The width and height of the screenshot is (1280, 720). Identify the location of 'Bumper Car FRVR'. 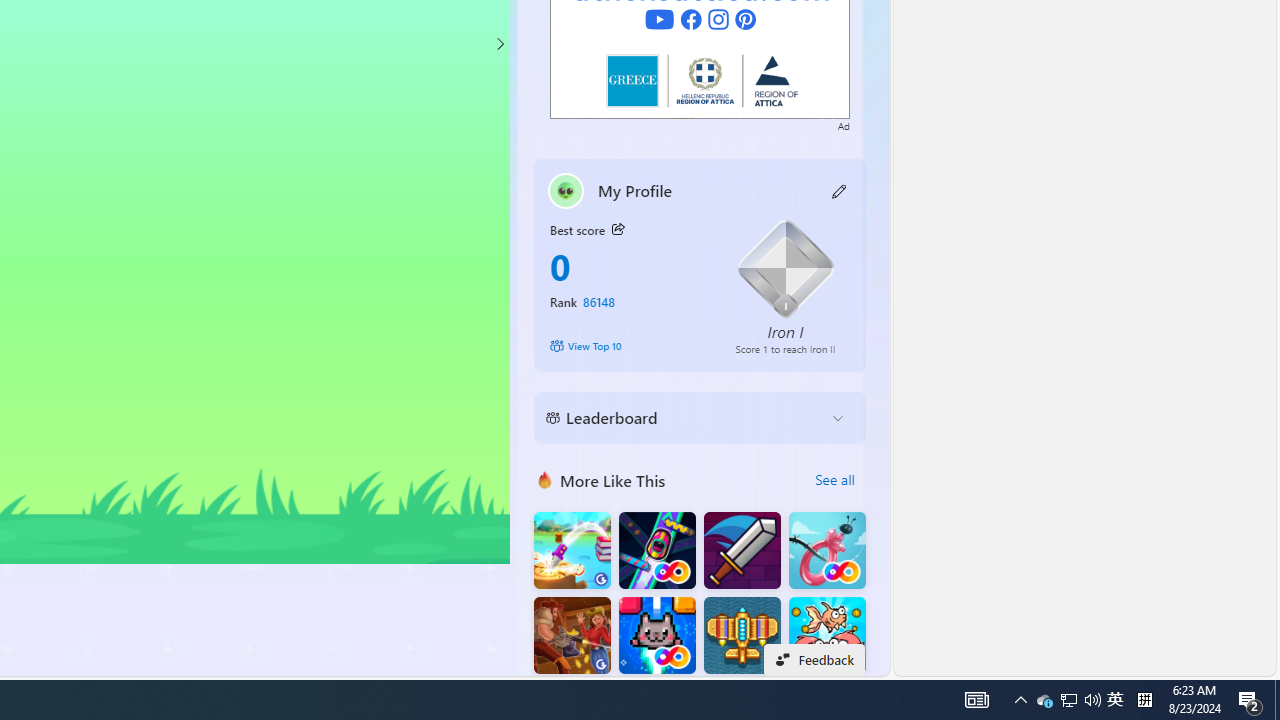
(657, 550).